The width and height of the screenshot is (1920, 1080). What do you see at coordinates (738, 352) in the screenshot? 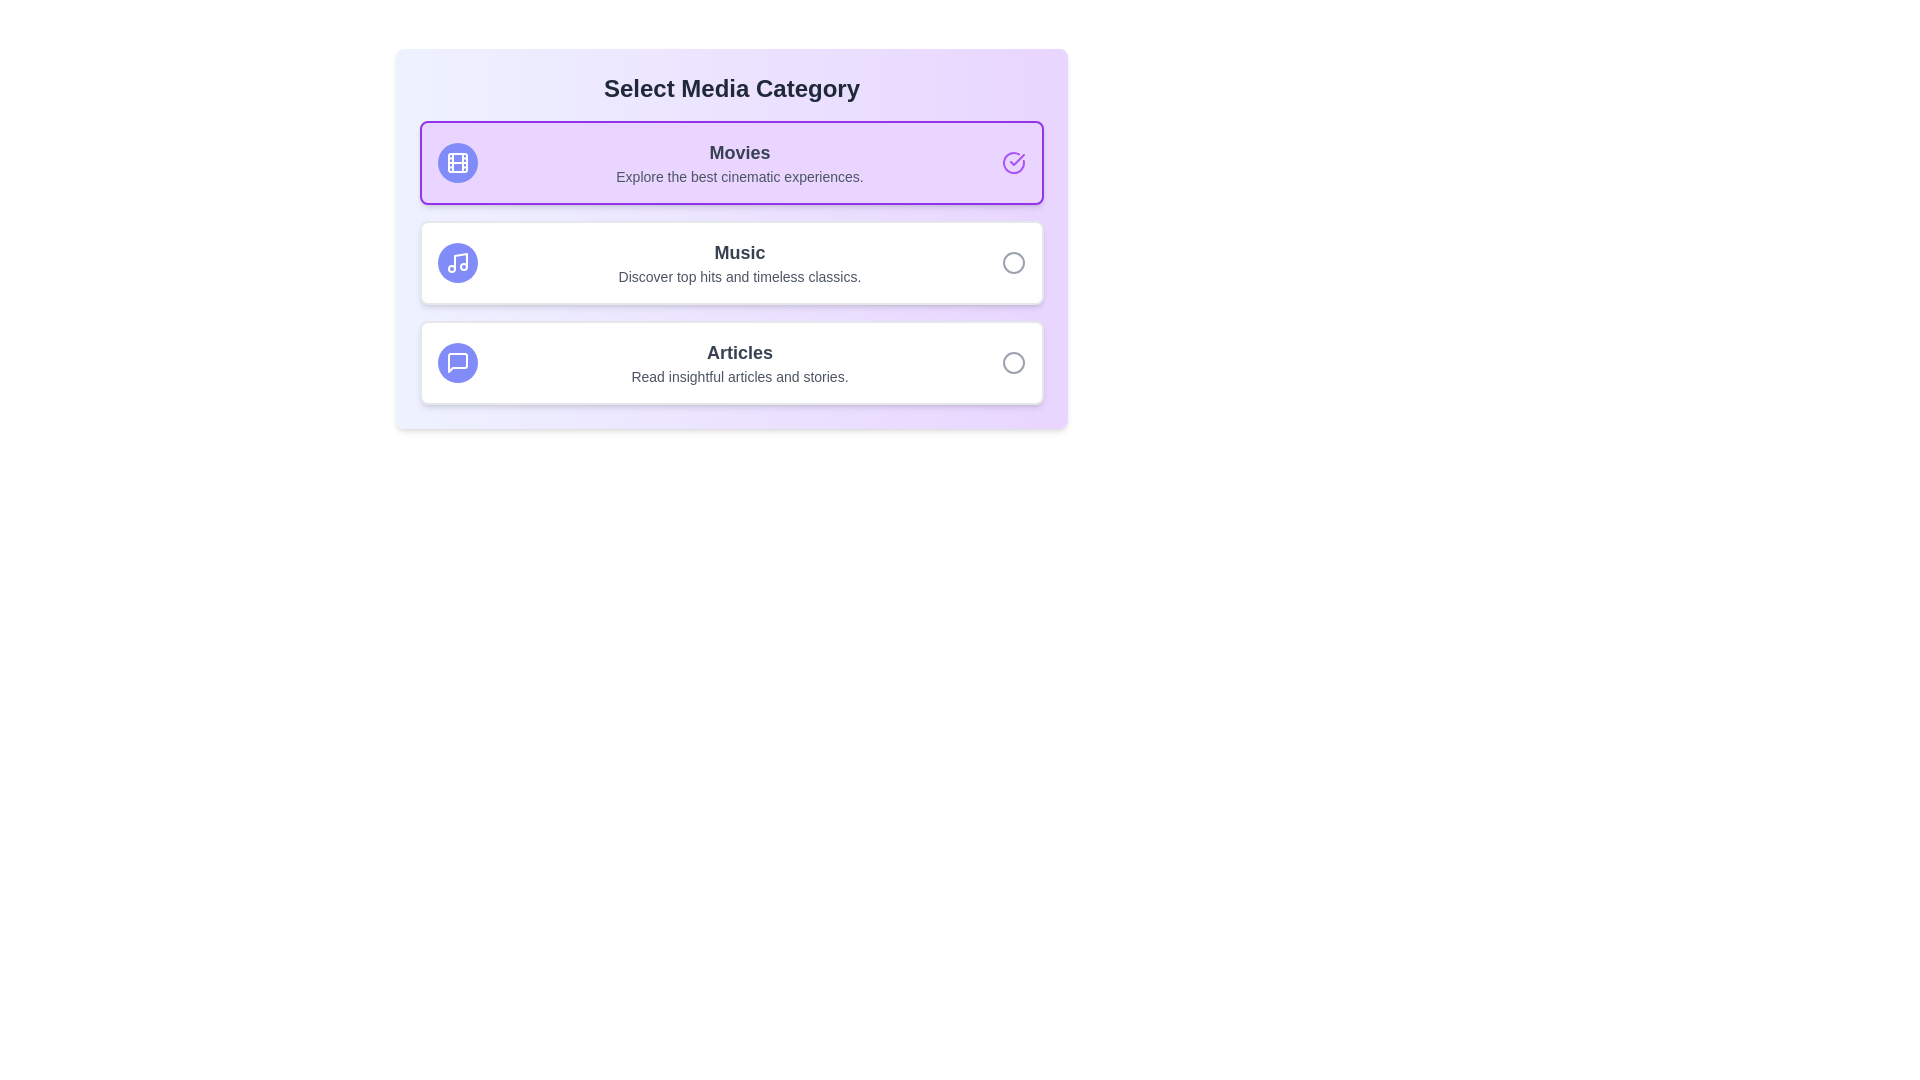
I see `the 'Articles' media category label, which serves as a visual reference for users selecting this option` at bounding box center [738, 352].